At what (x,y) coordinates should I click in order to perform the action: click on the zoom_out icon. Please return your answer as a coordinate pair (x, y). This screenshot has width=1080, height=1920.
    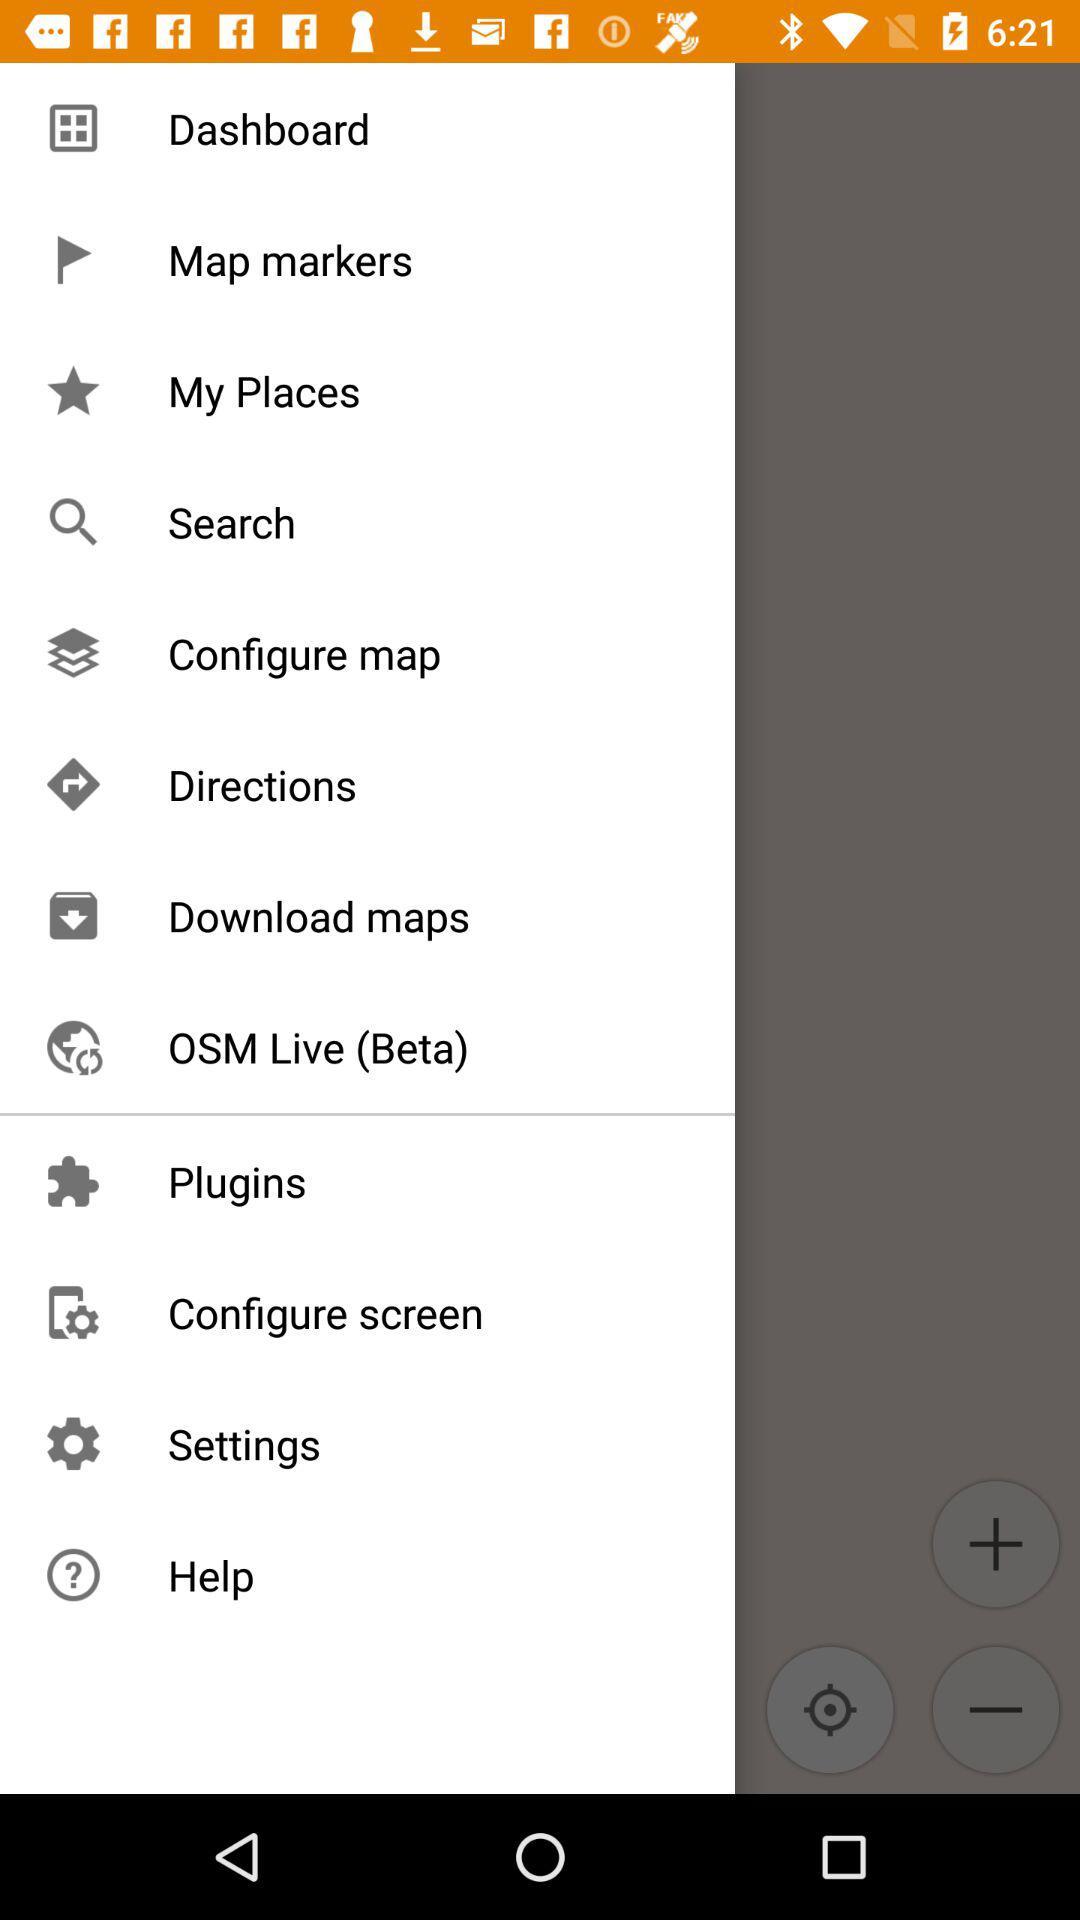
    Looking at the image, I should click on (995, 1708).